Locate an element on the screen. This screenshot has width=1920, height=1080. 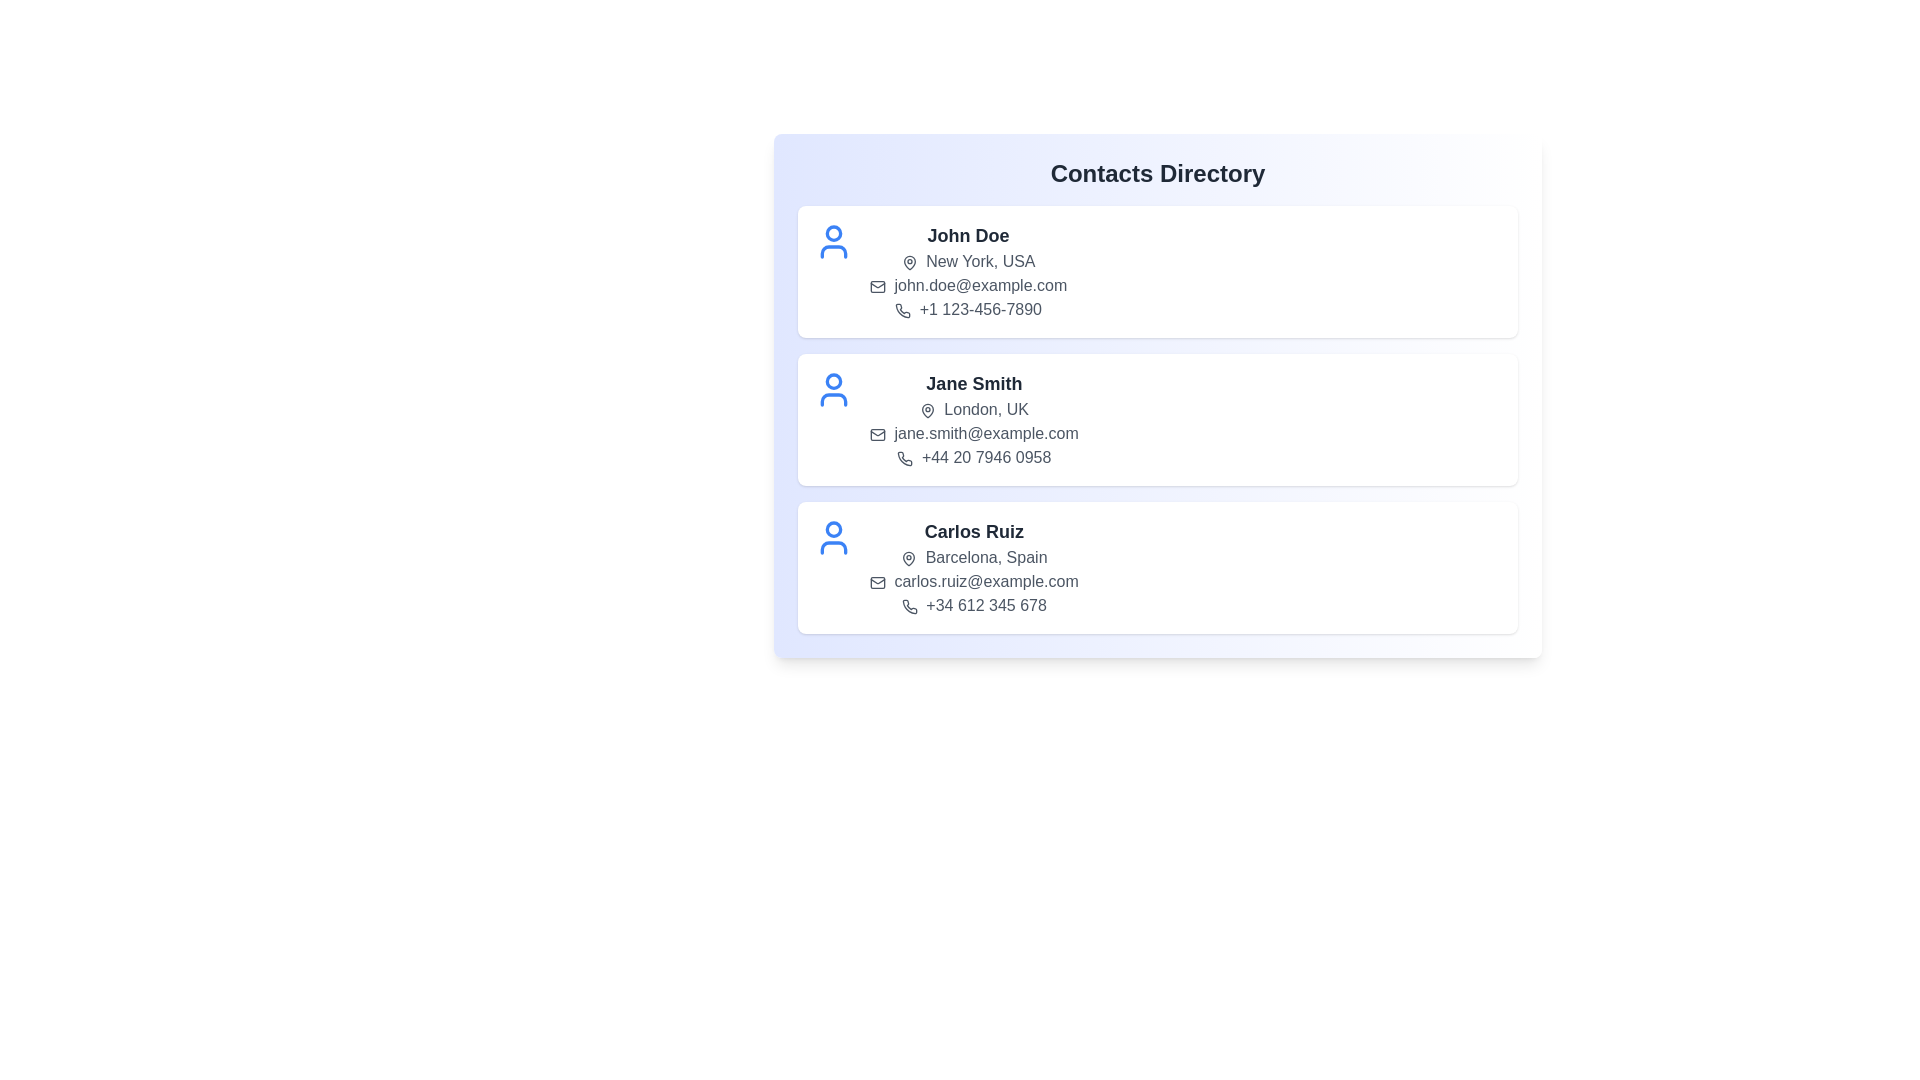
the user icon for the contact Carlos Ruiz is located at coordinates (834, 536).